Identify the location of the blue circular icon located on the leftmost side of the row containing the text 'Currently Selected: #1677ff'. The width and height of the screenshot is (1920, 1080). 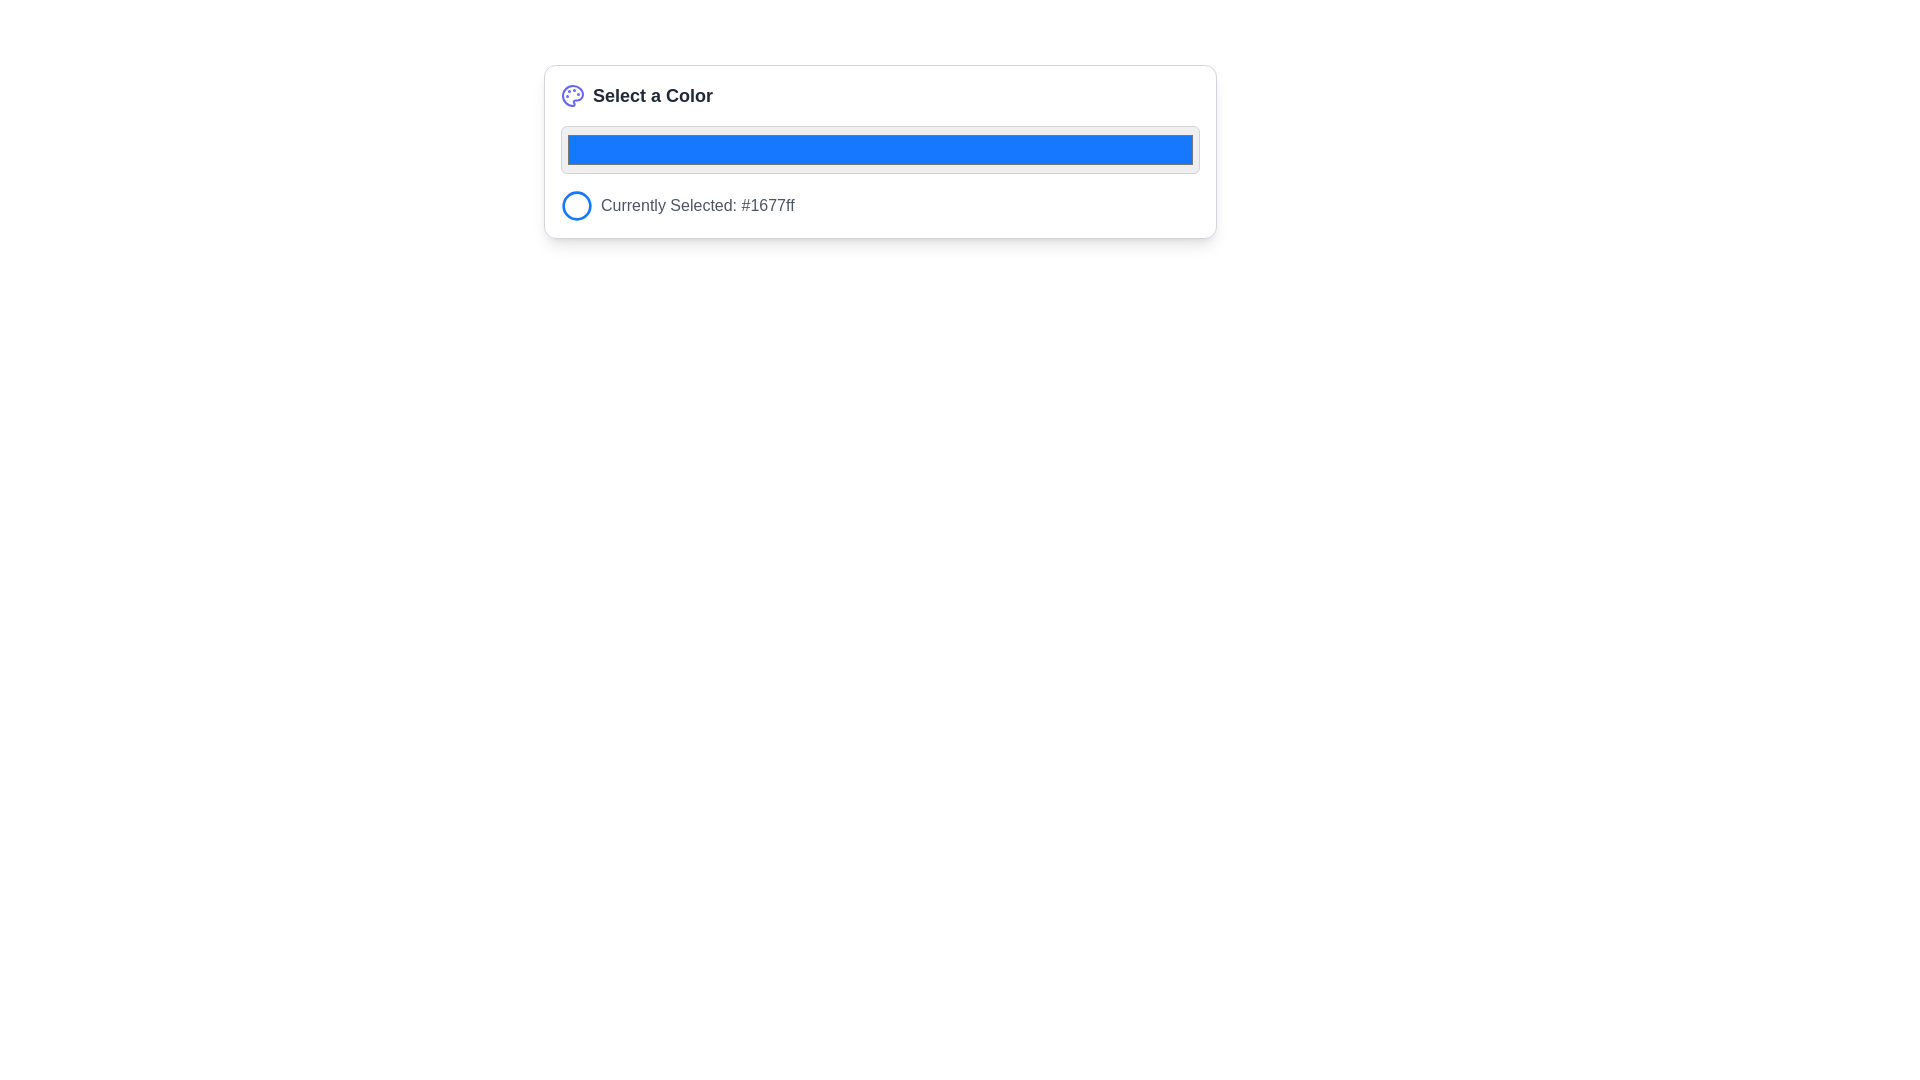
(575, 205).